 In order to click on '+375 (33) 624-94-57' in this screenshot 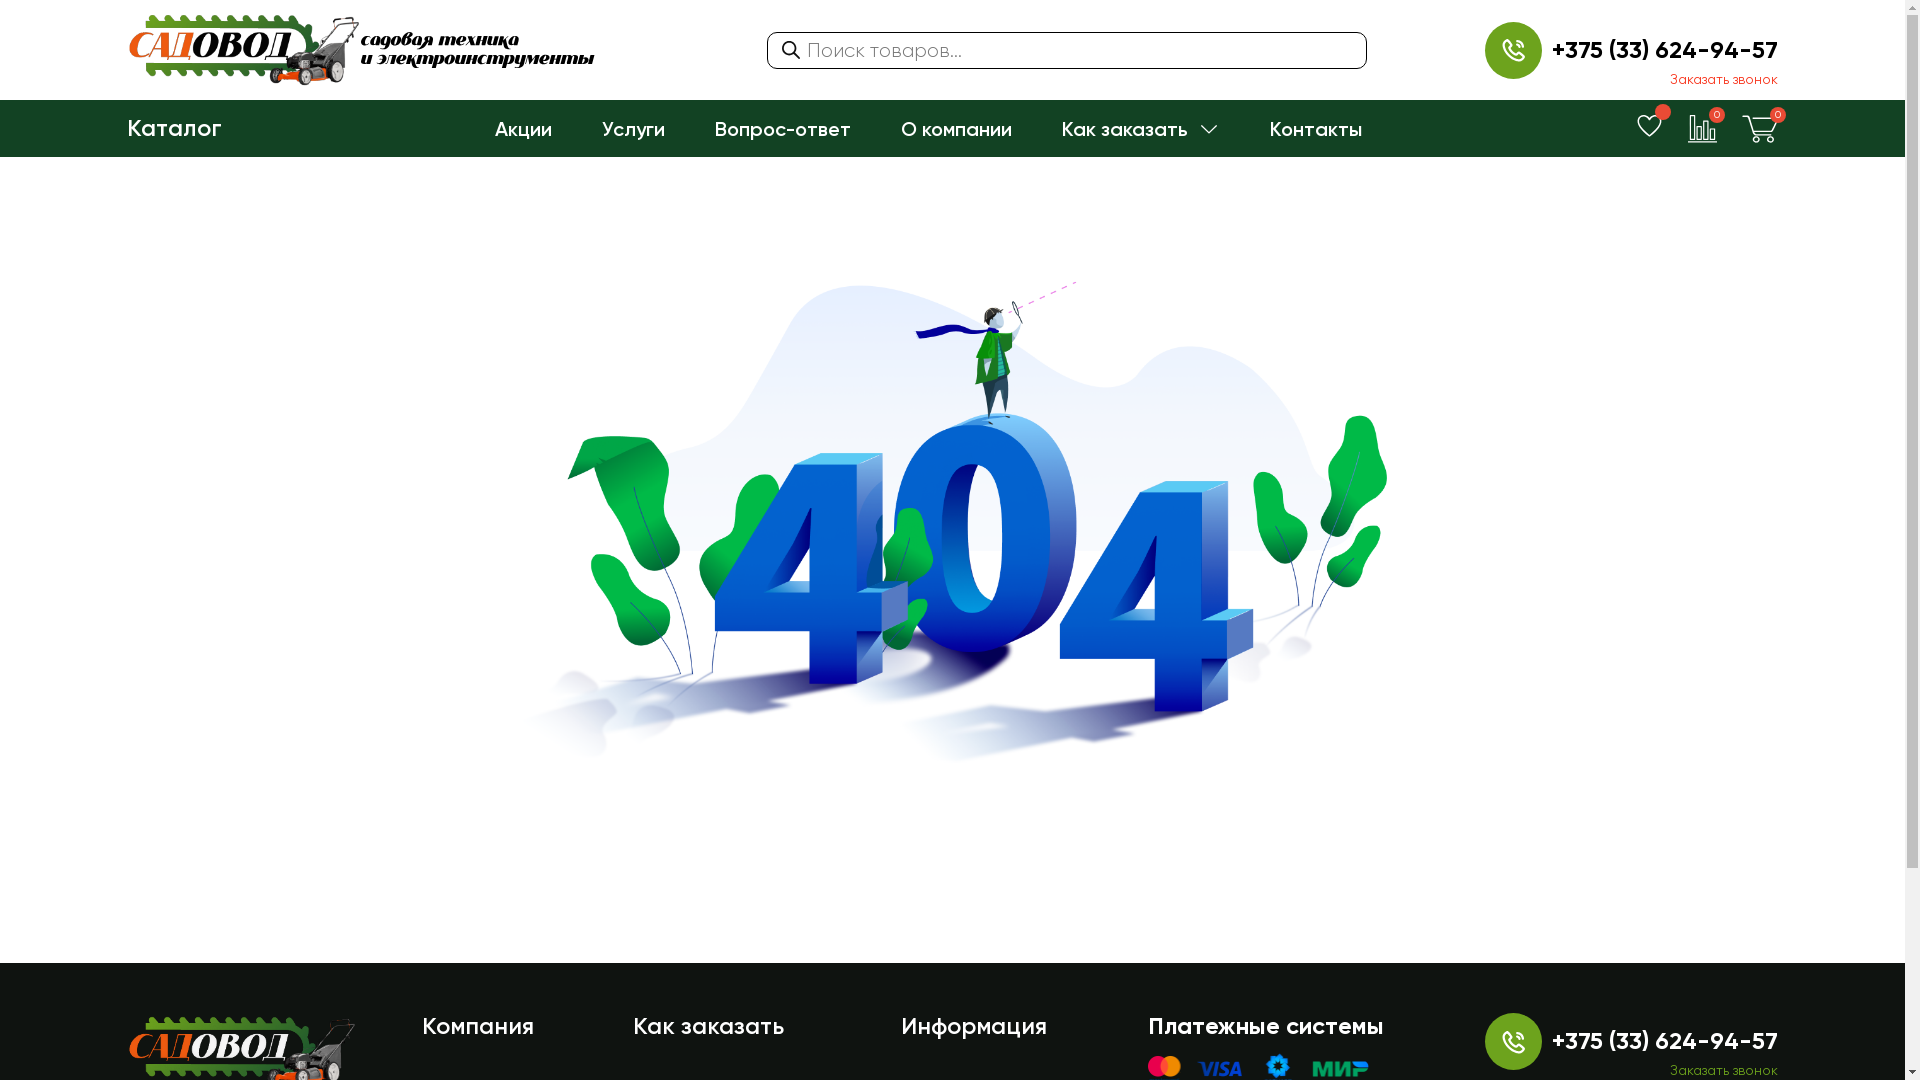, I will do `click(1665, 1040)`.